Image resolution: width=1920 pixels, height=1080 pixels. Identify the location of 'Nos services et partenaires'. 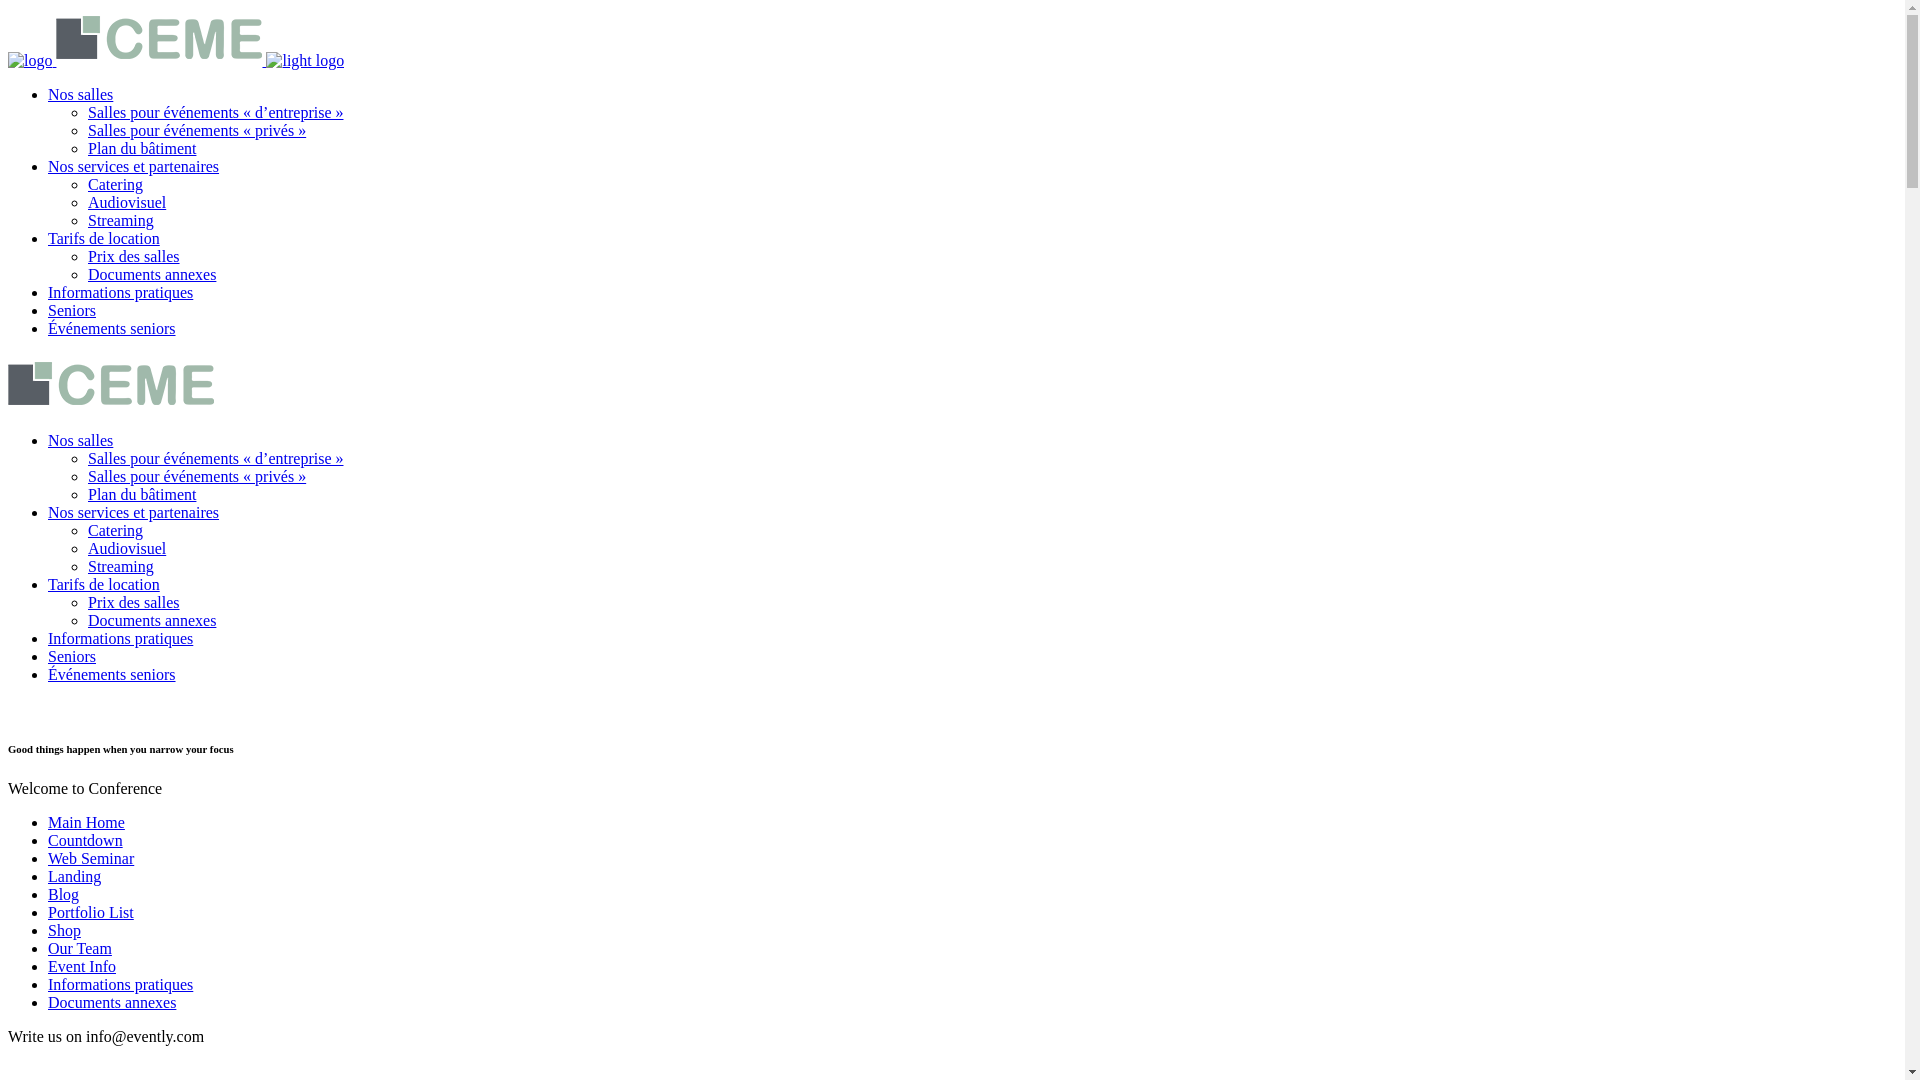
(48, 165).